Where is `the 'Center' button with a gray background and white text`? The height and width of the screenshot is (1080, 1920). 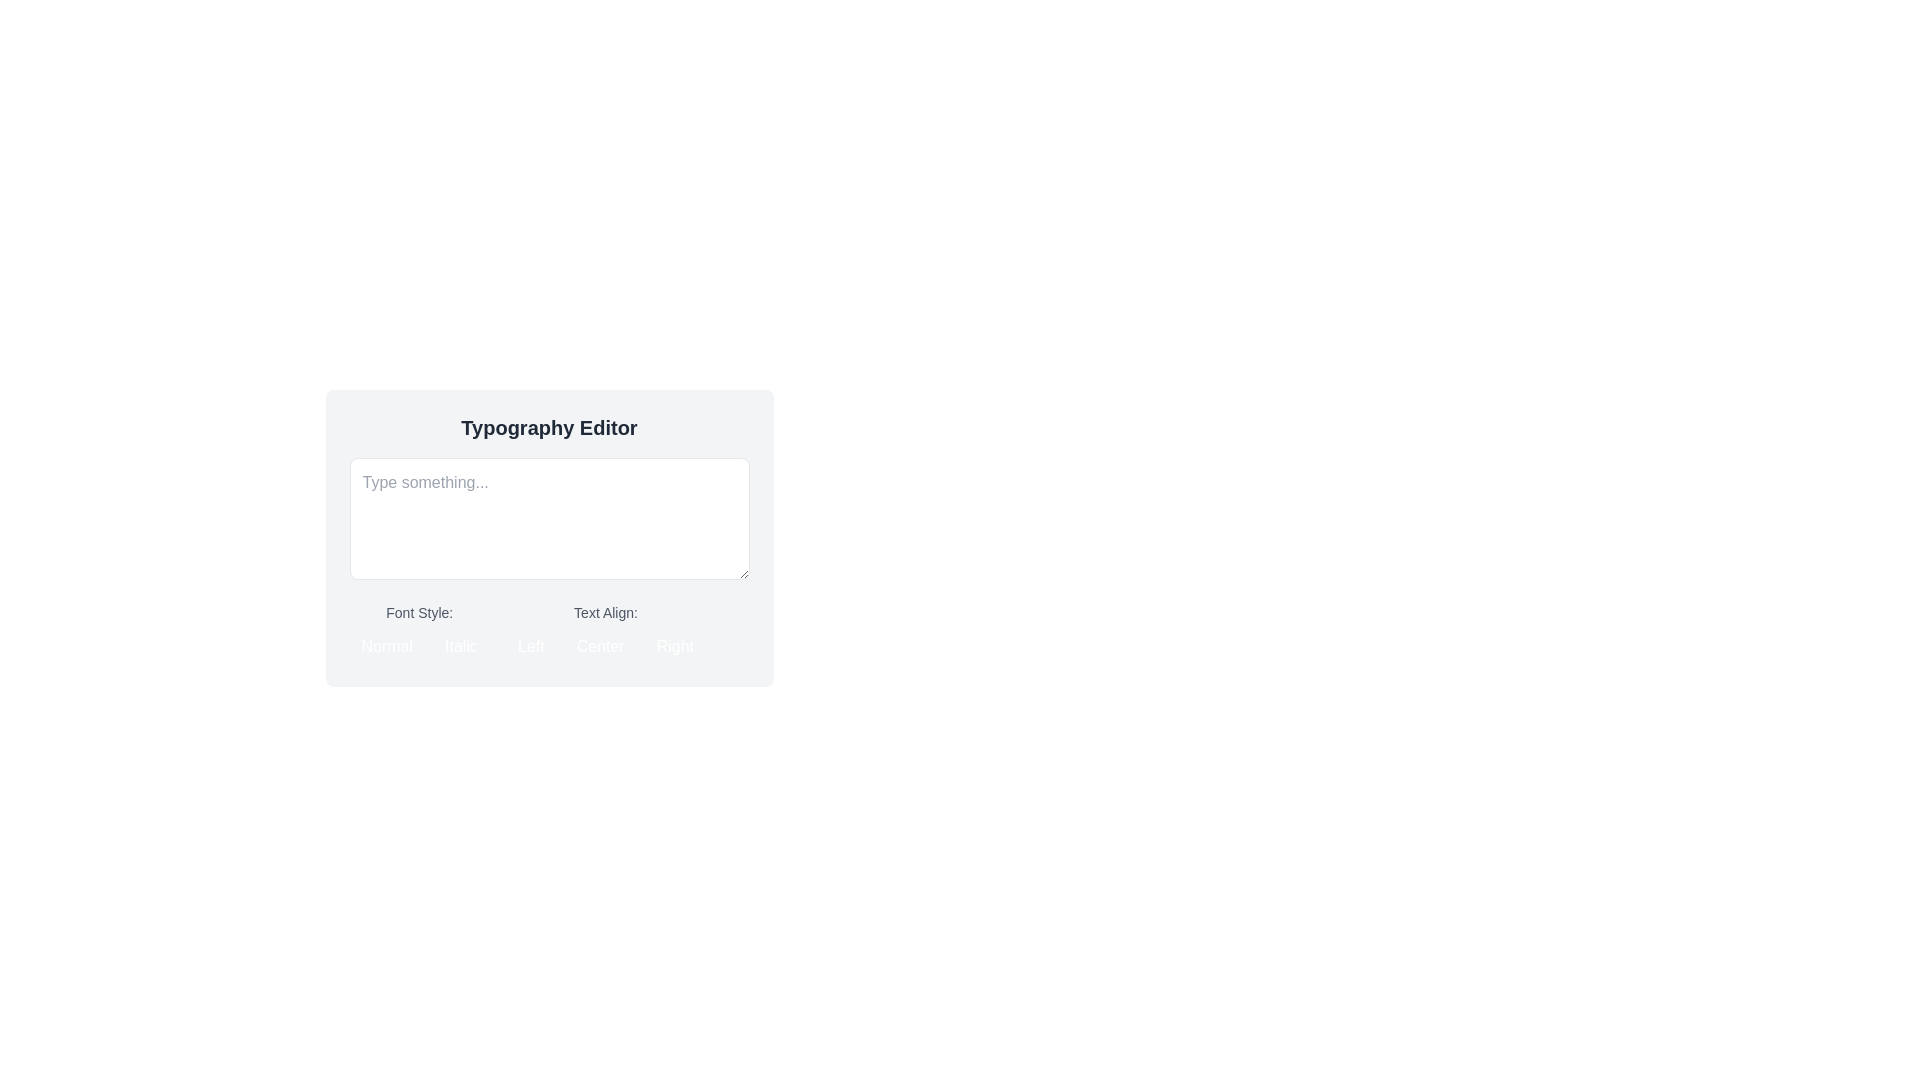 the 'Center' button with a gray background and white text is located at coordinates (599, 647).